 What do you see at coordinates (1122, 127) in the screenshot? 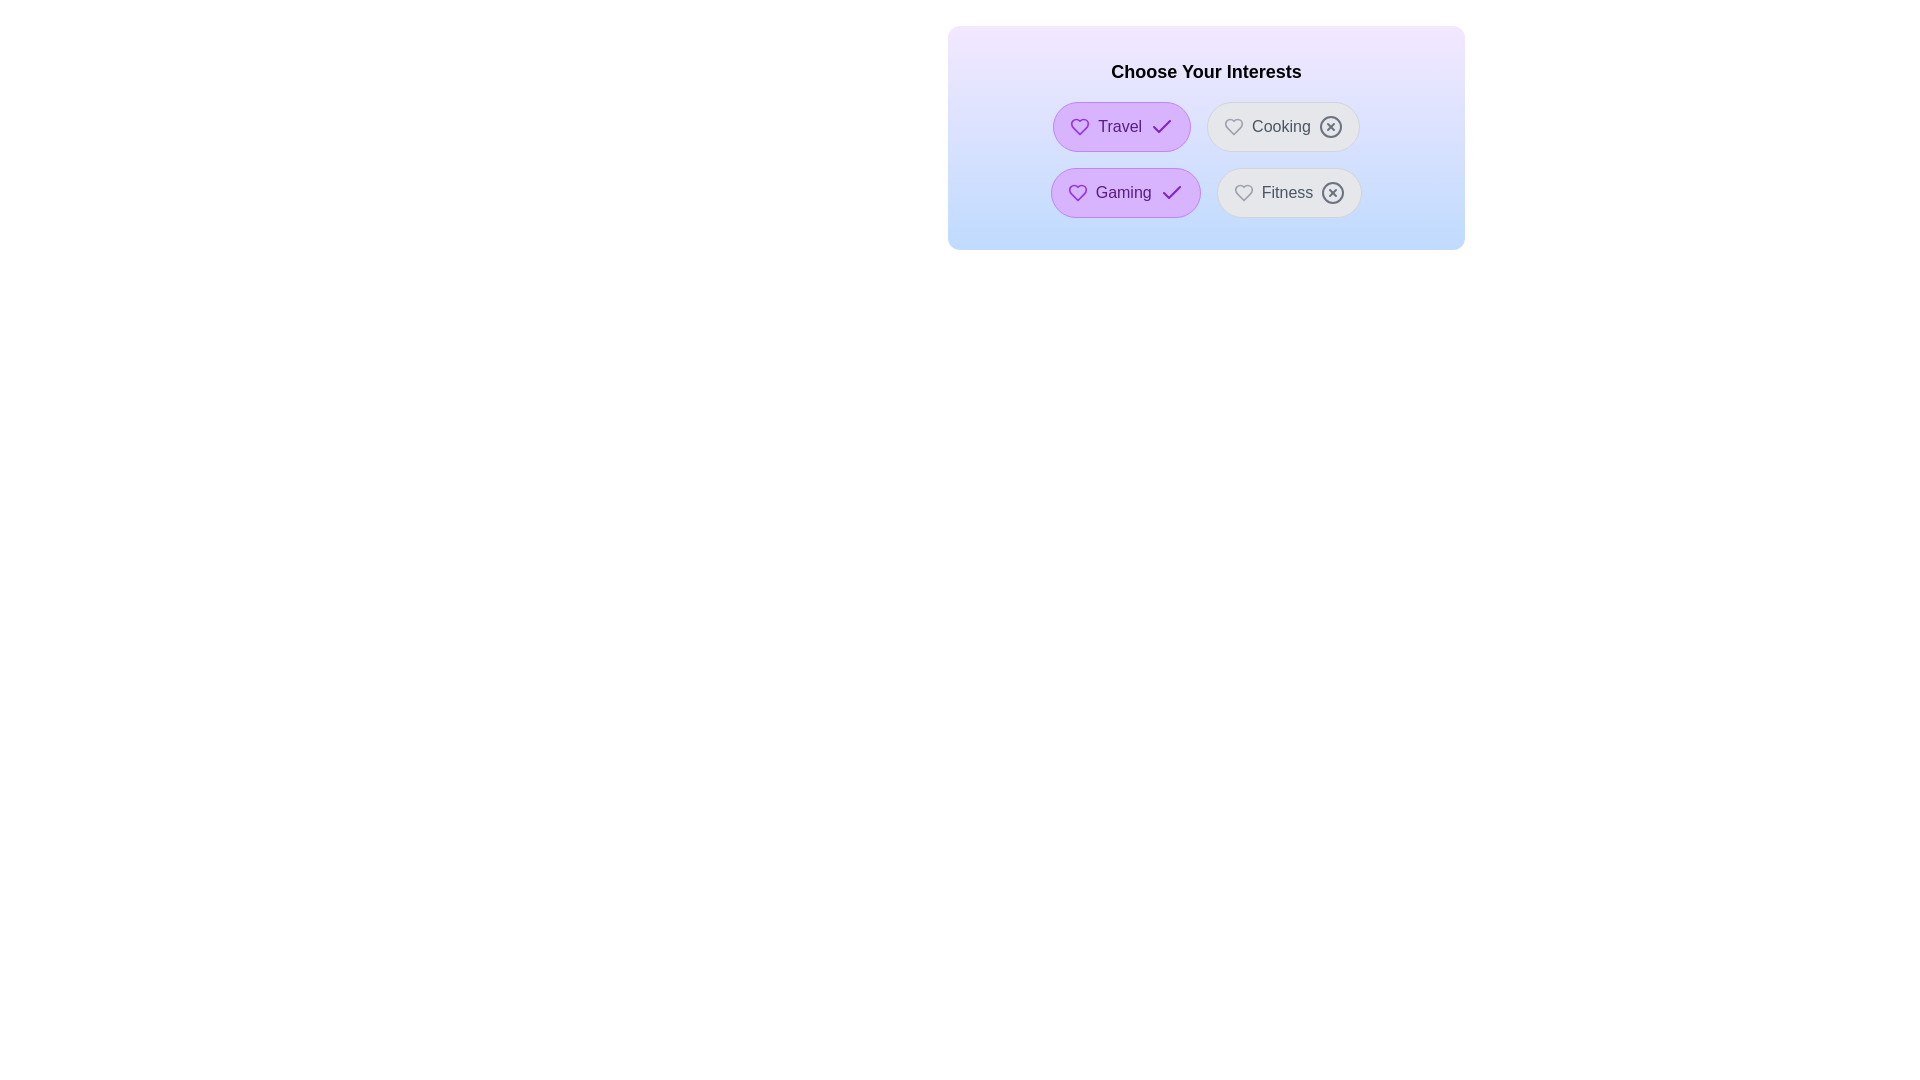
I see `the interest Travel by clicking its button` at bounding box center [1122, 127].